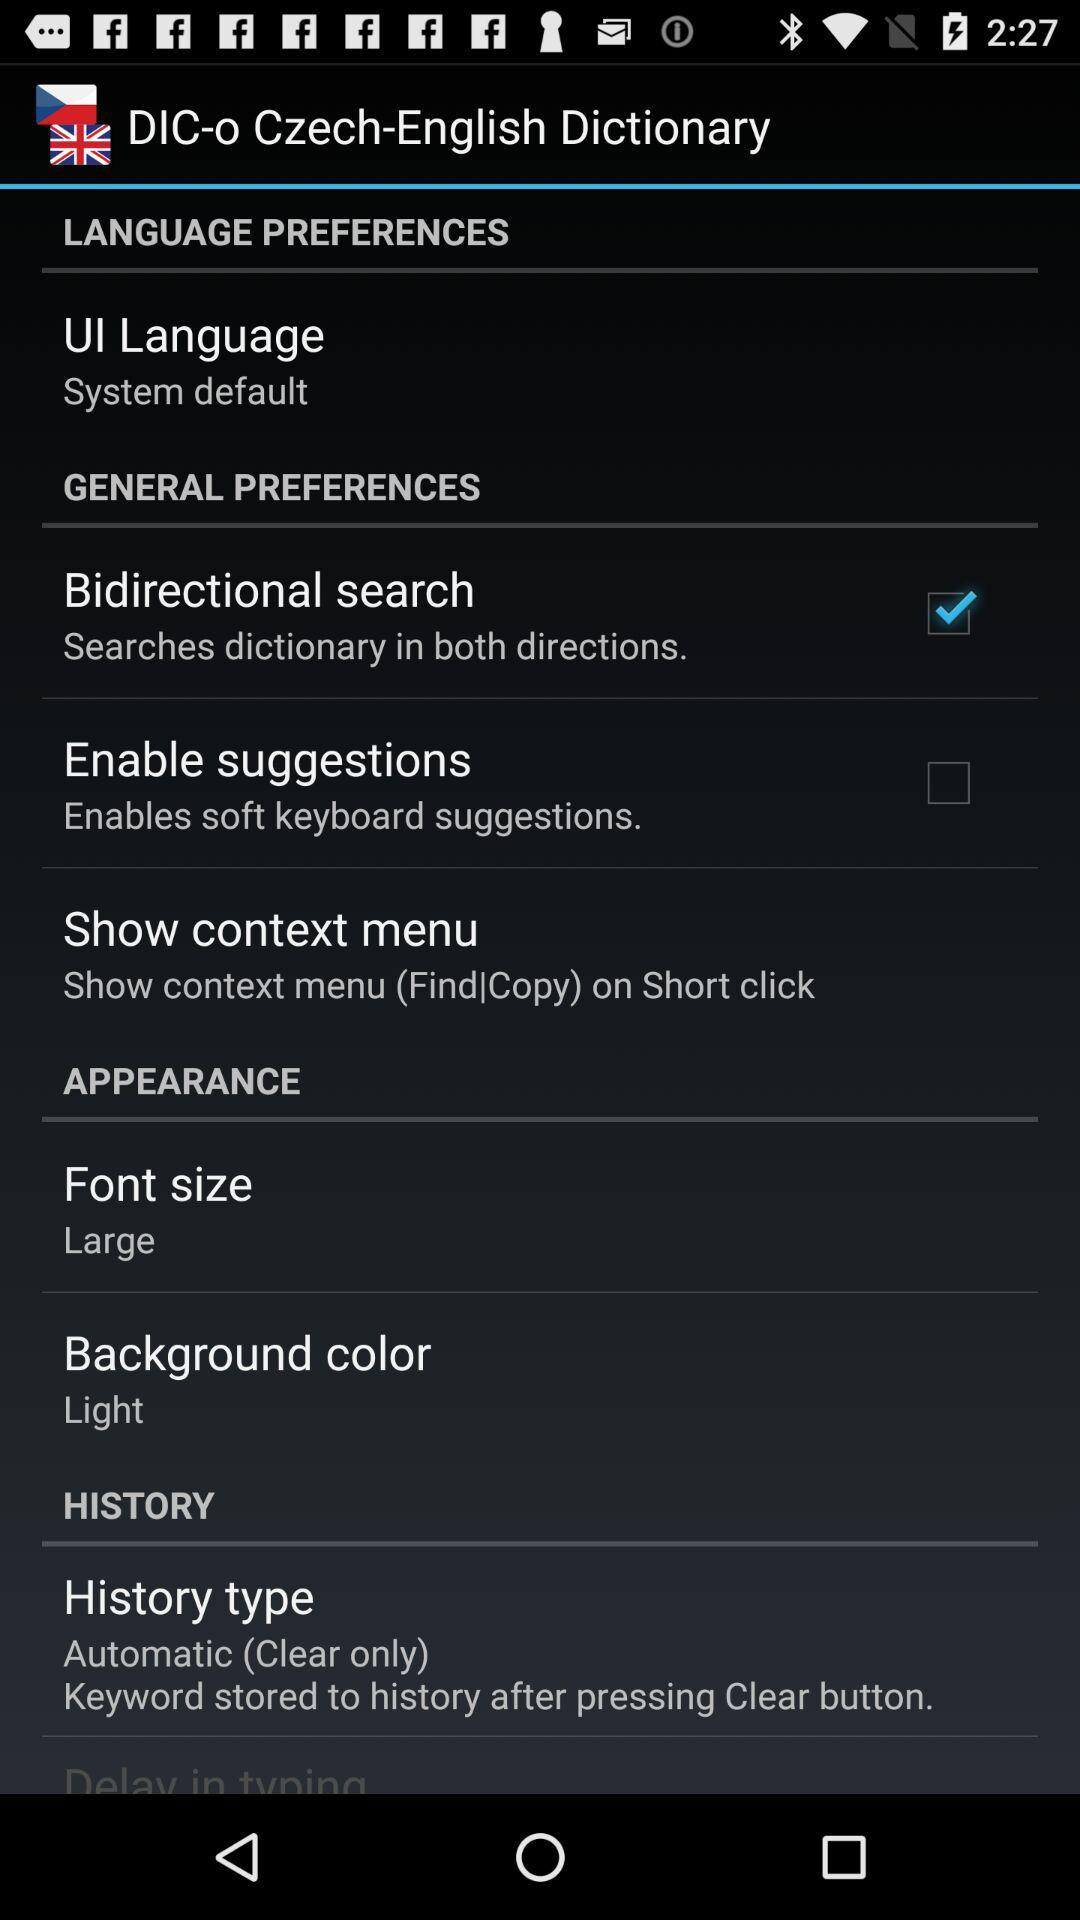 This screenshot has width=1080, height=1920. I want to click on app above enable suggestions, so click(375, 644).